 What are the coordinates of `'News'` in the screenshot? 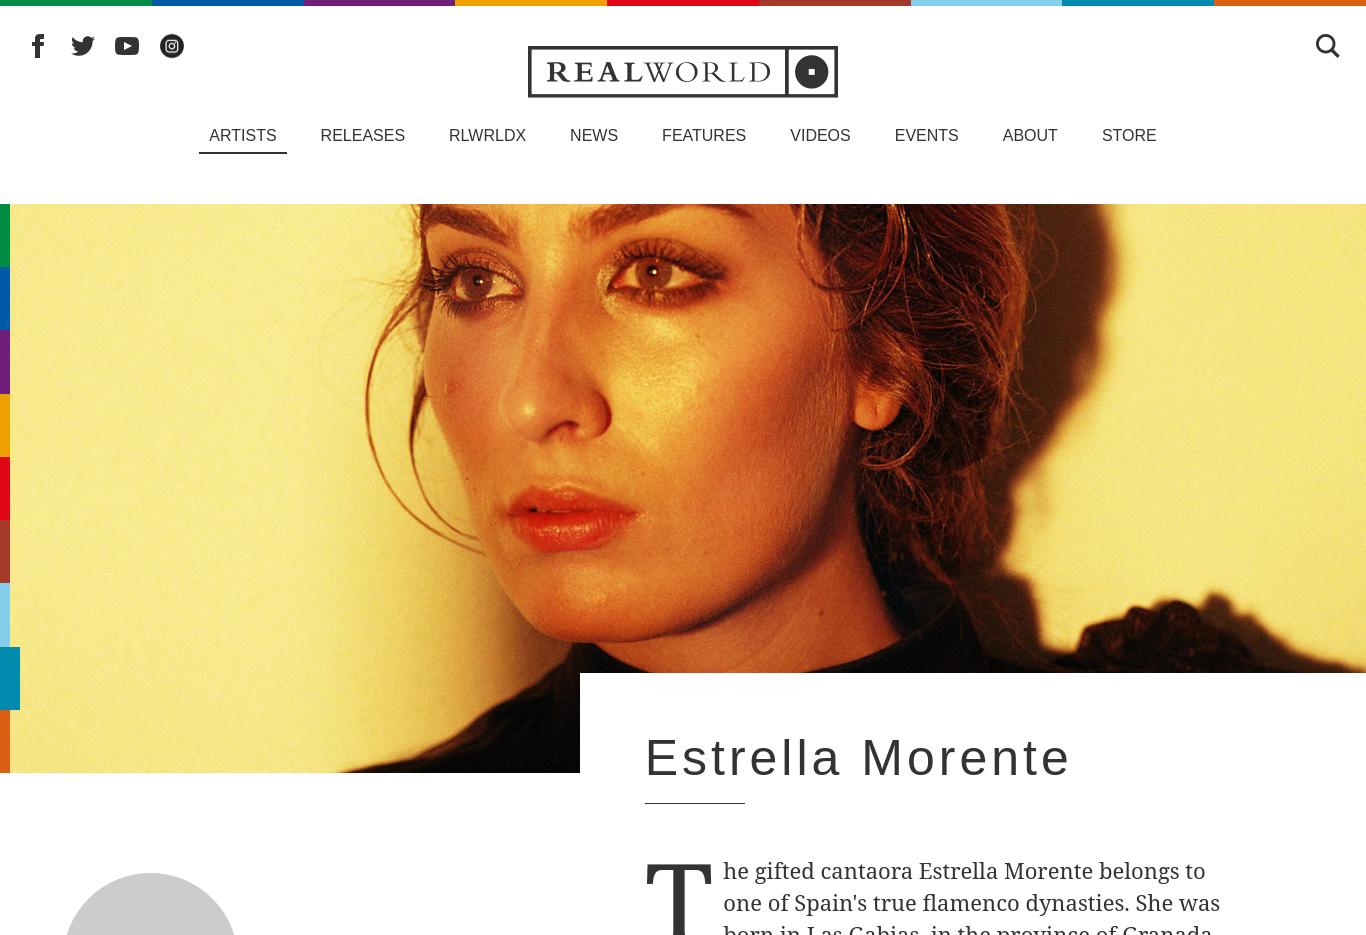 It's located at (592, 135).